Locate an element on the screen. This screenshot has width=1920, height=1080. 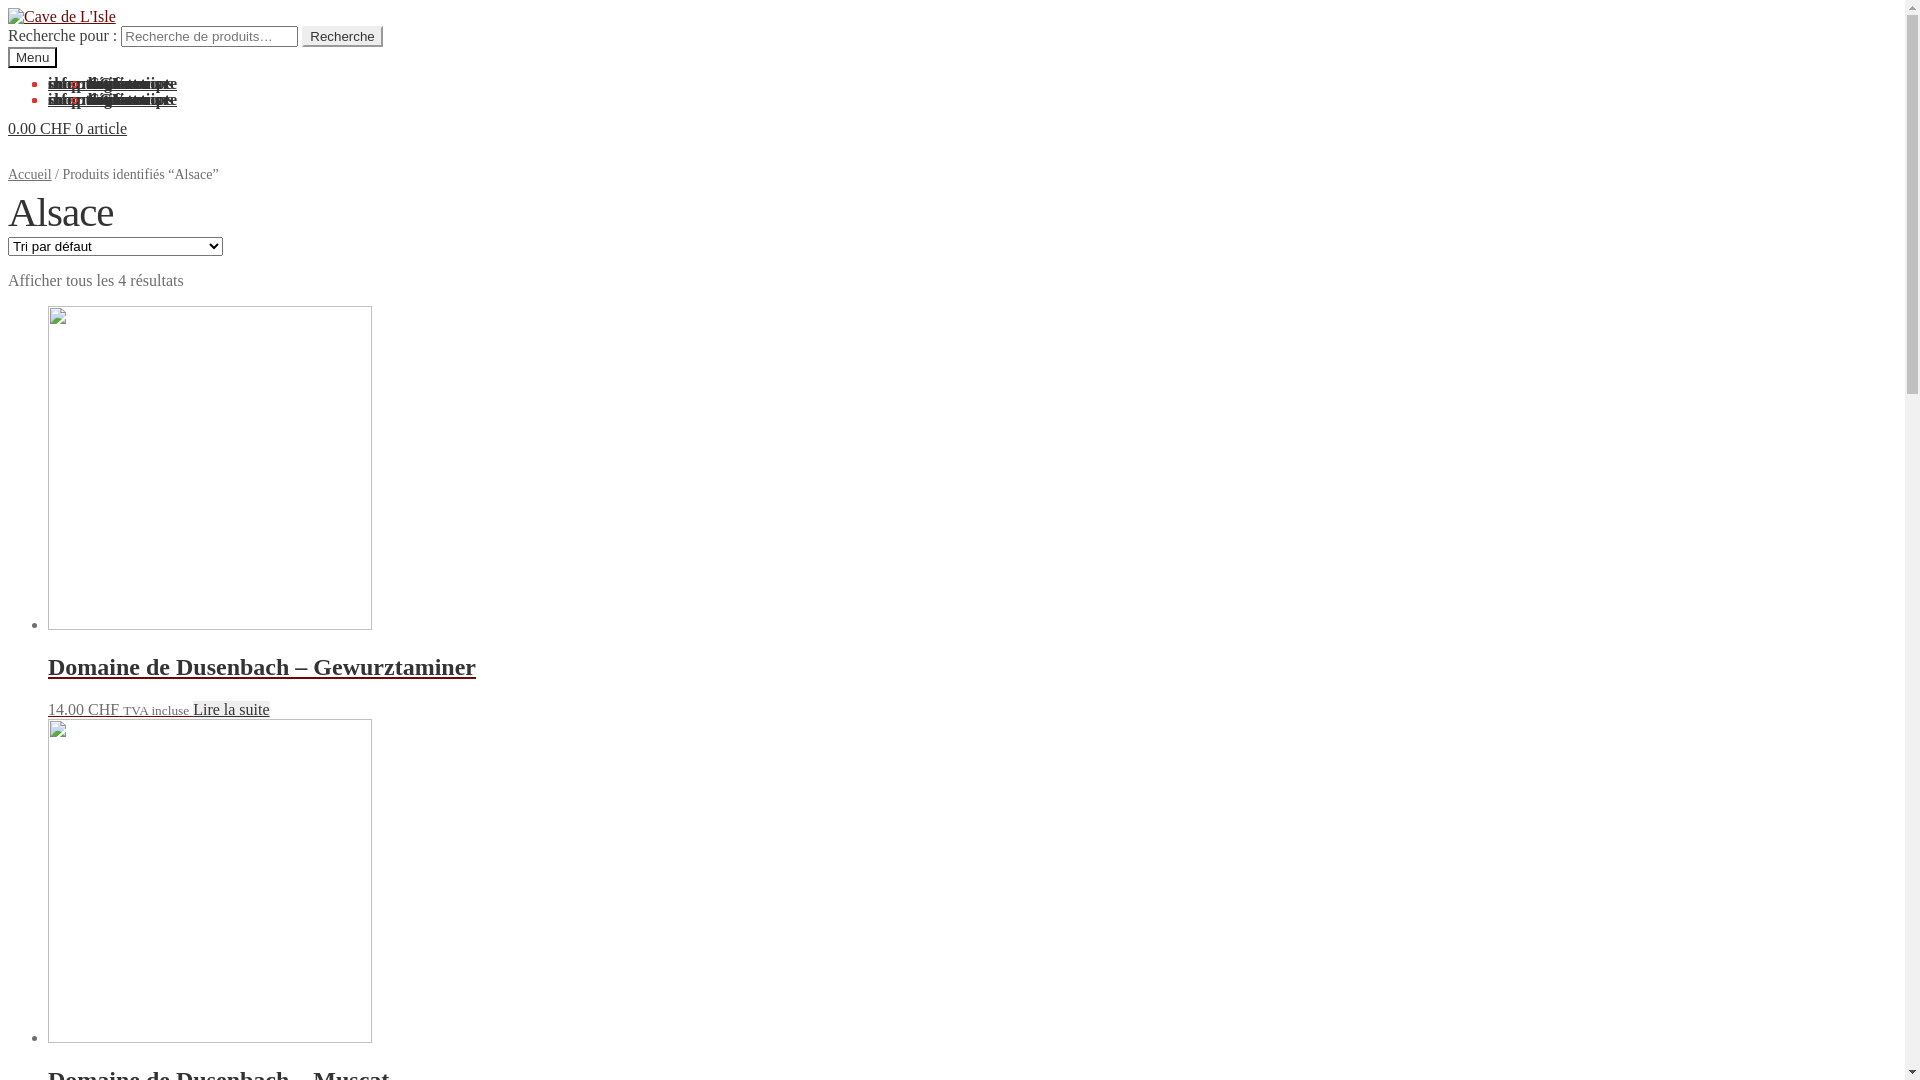
'votre compte' is located at coordinates (86, 82).